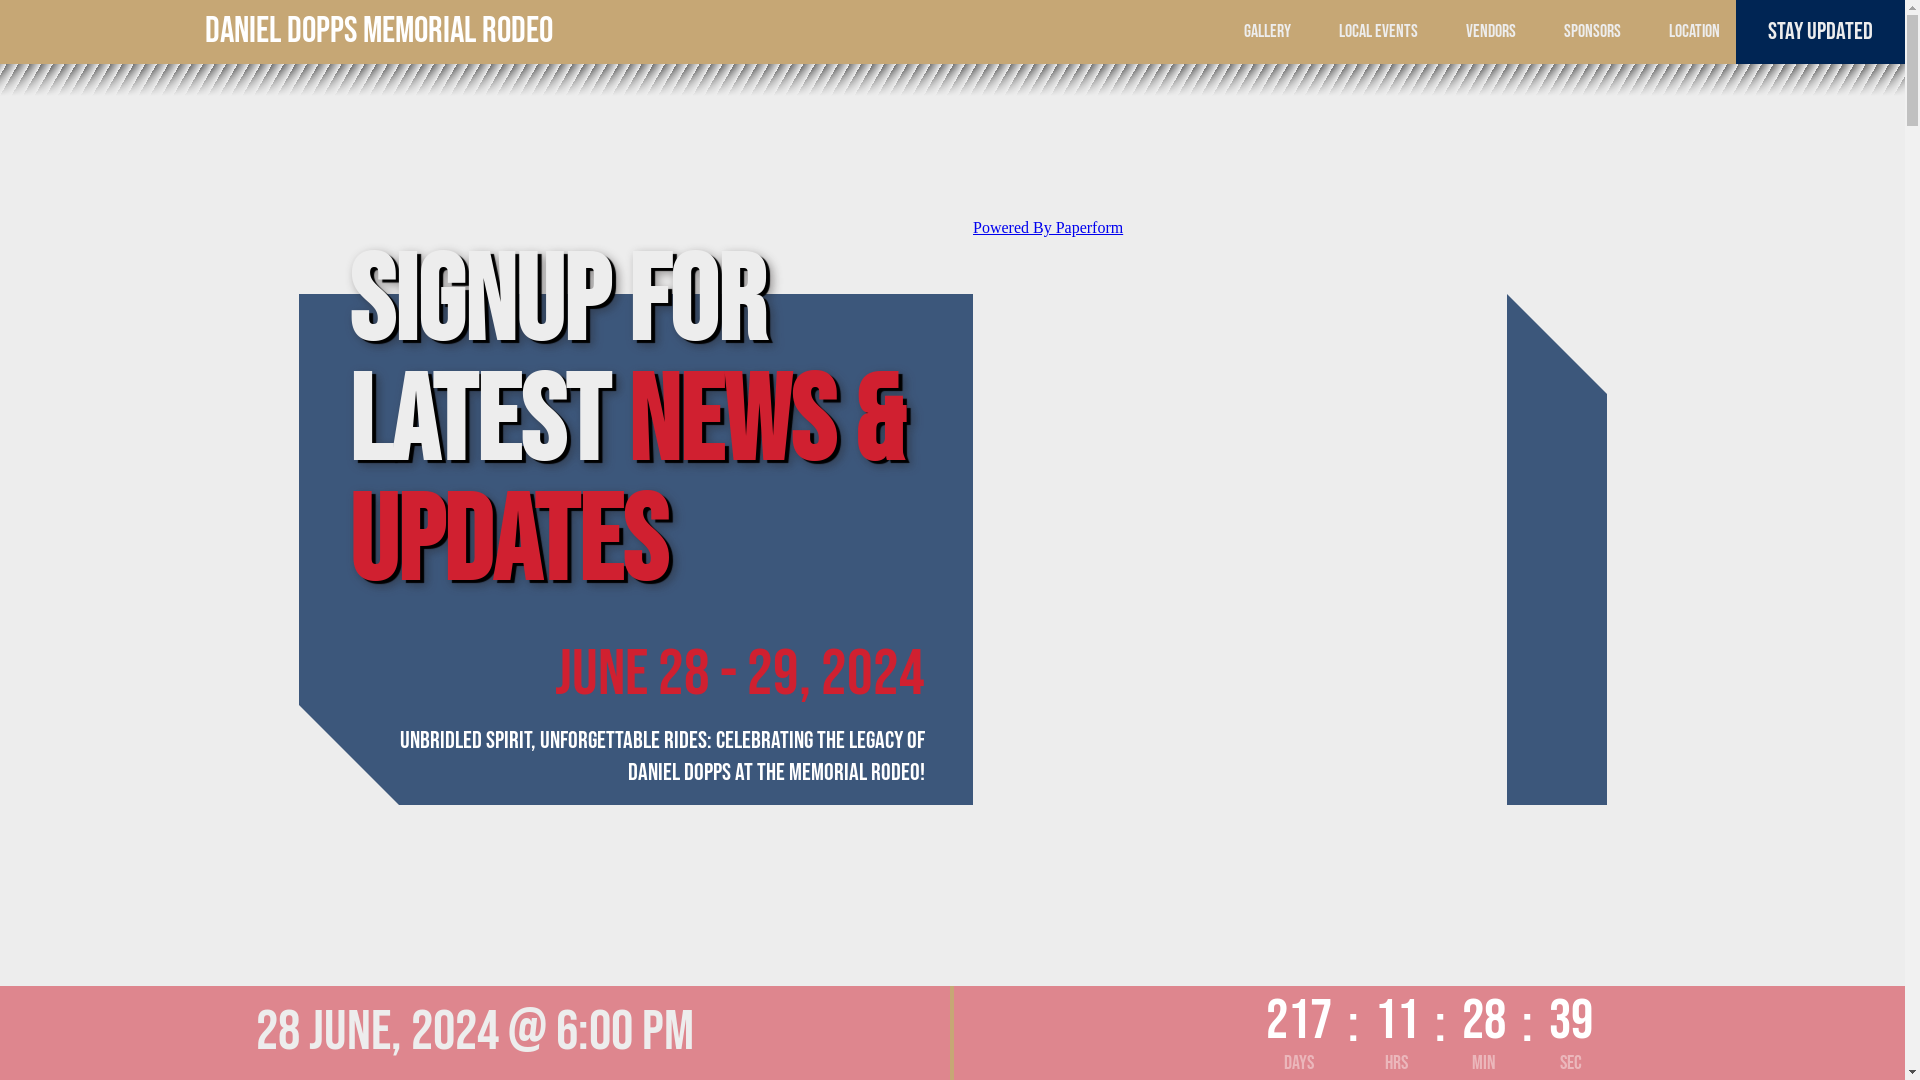 The width and height of the screenshot is (1920, 1080). Describe the element at coordinates (1491, 31) in the screenshot. I see `'VENDORS'` at that location.